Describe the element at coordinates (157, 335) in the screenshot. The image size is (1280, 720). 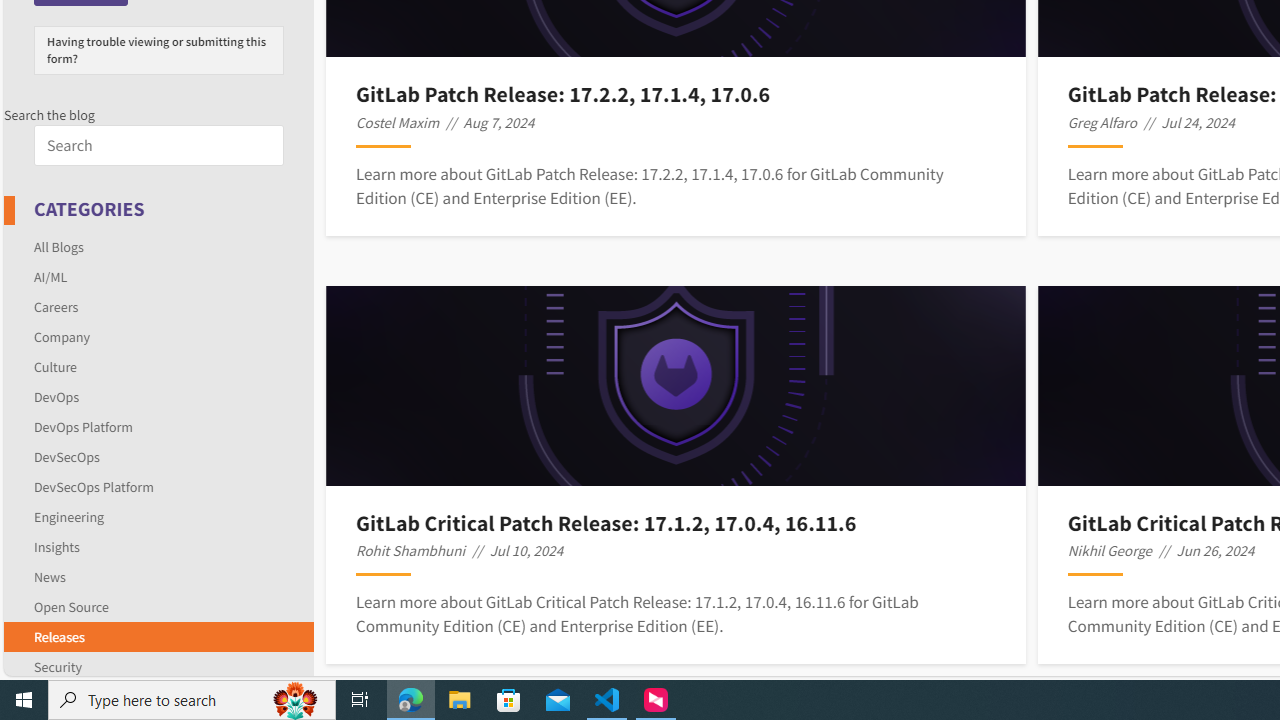
I see `'Company'` at that location.